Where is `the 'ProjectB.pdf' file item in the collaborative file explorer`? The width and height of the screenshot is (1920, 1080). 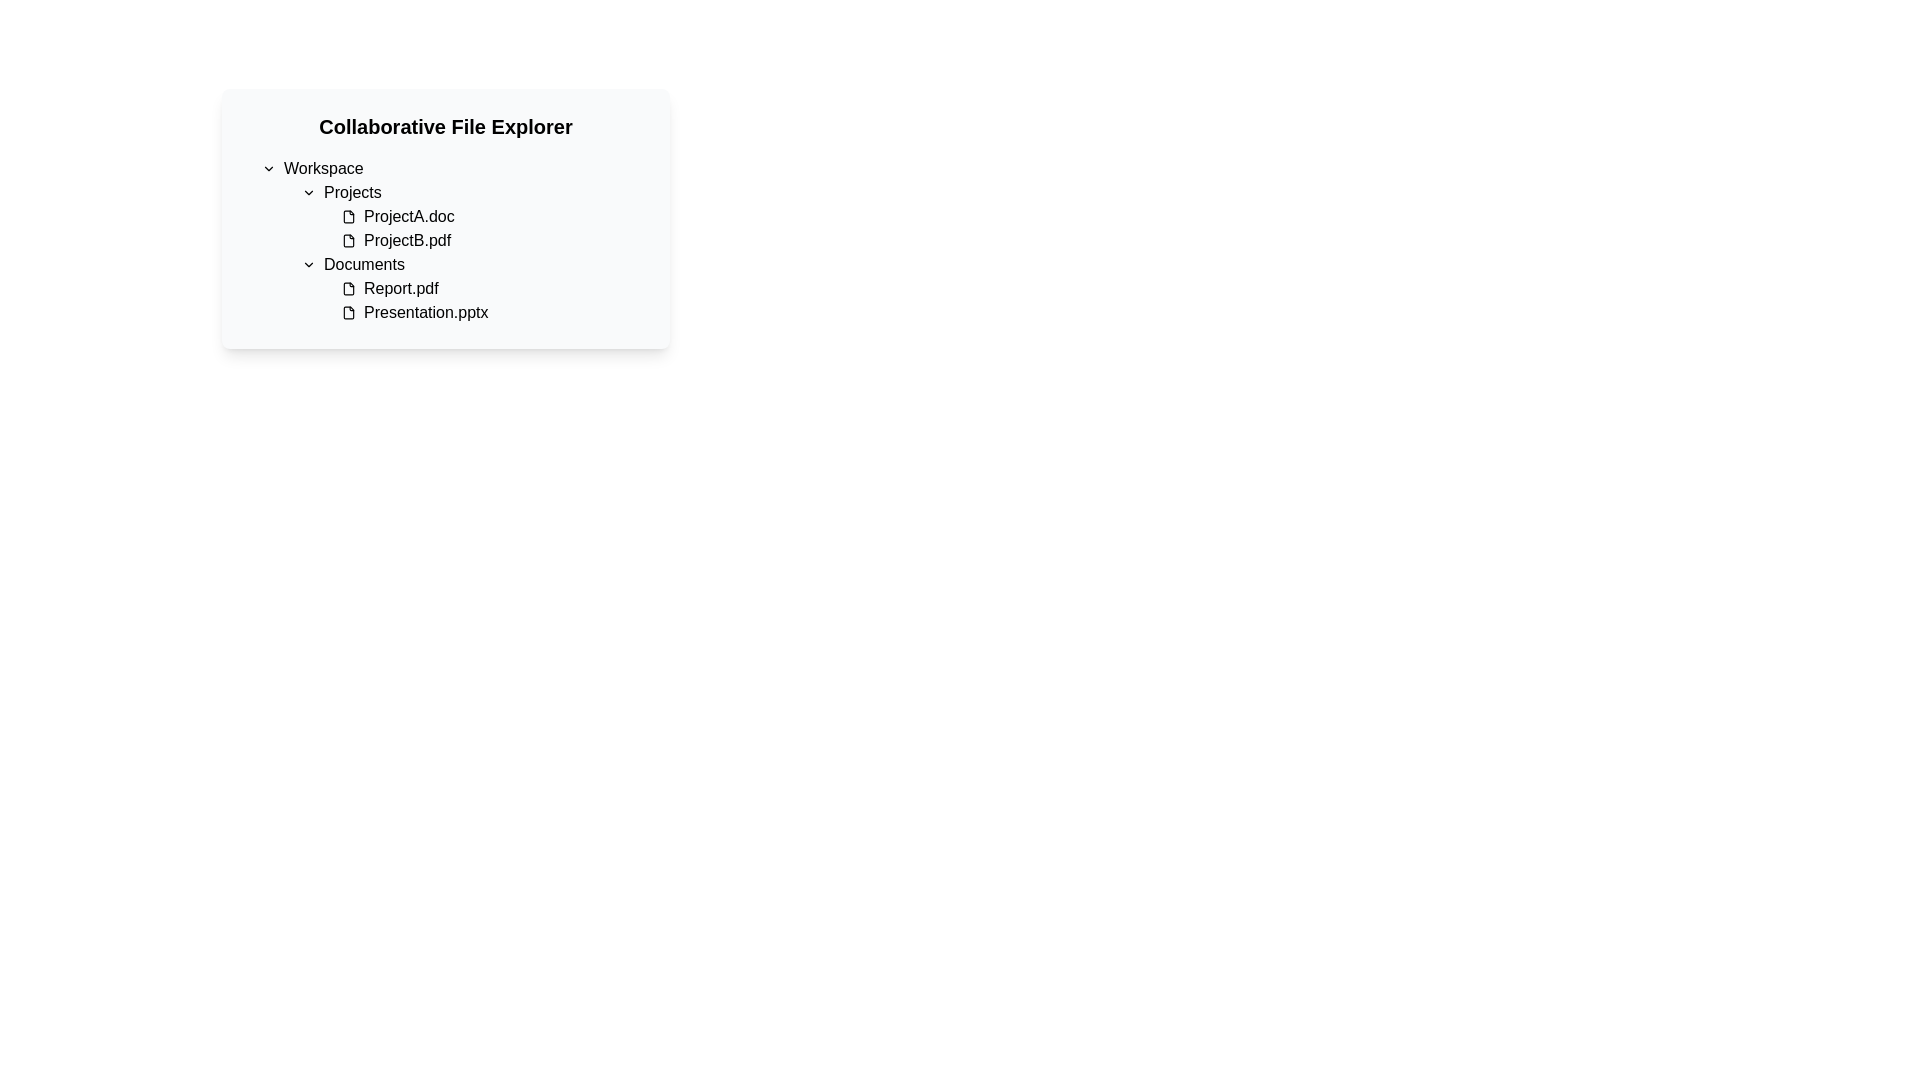 the 'ProjectB.pdf' file item in the collaborative file explorer is located at coordinates (494, 239).